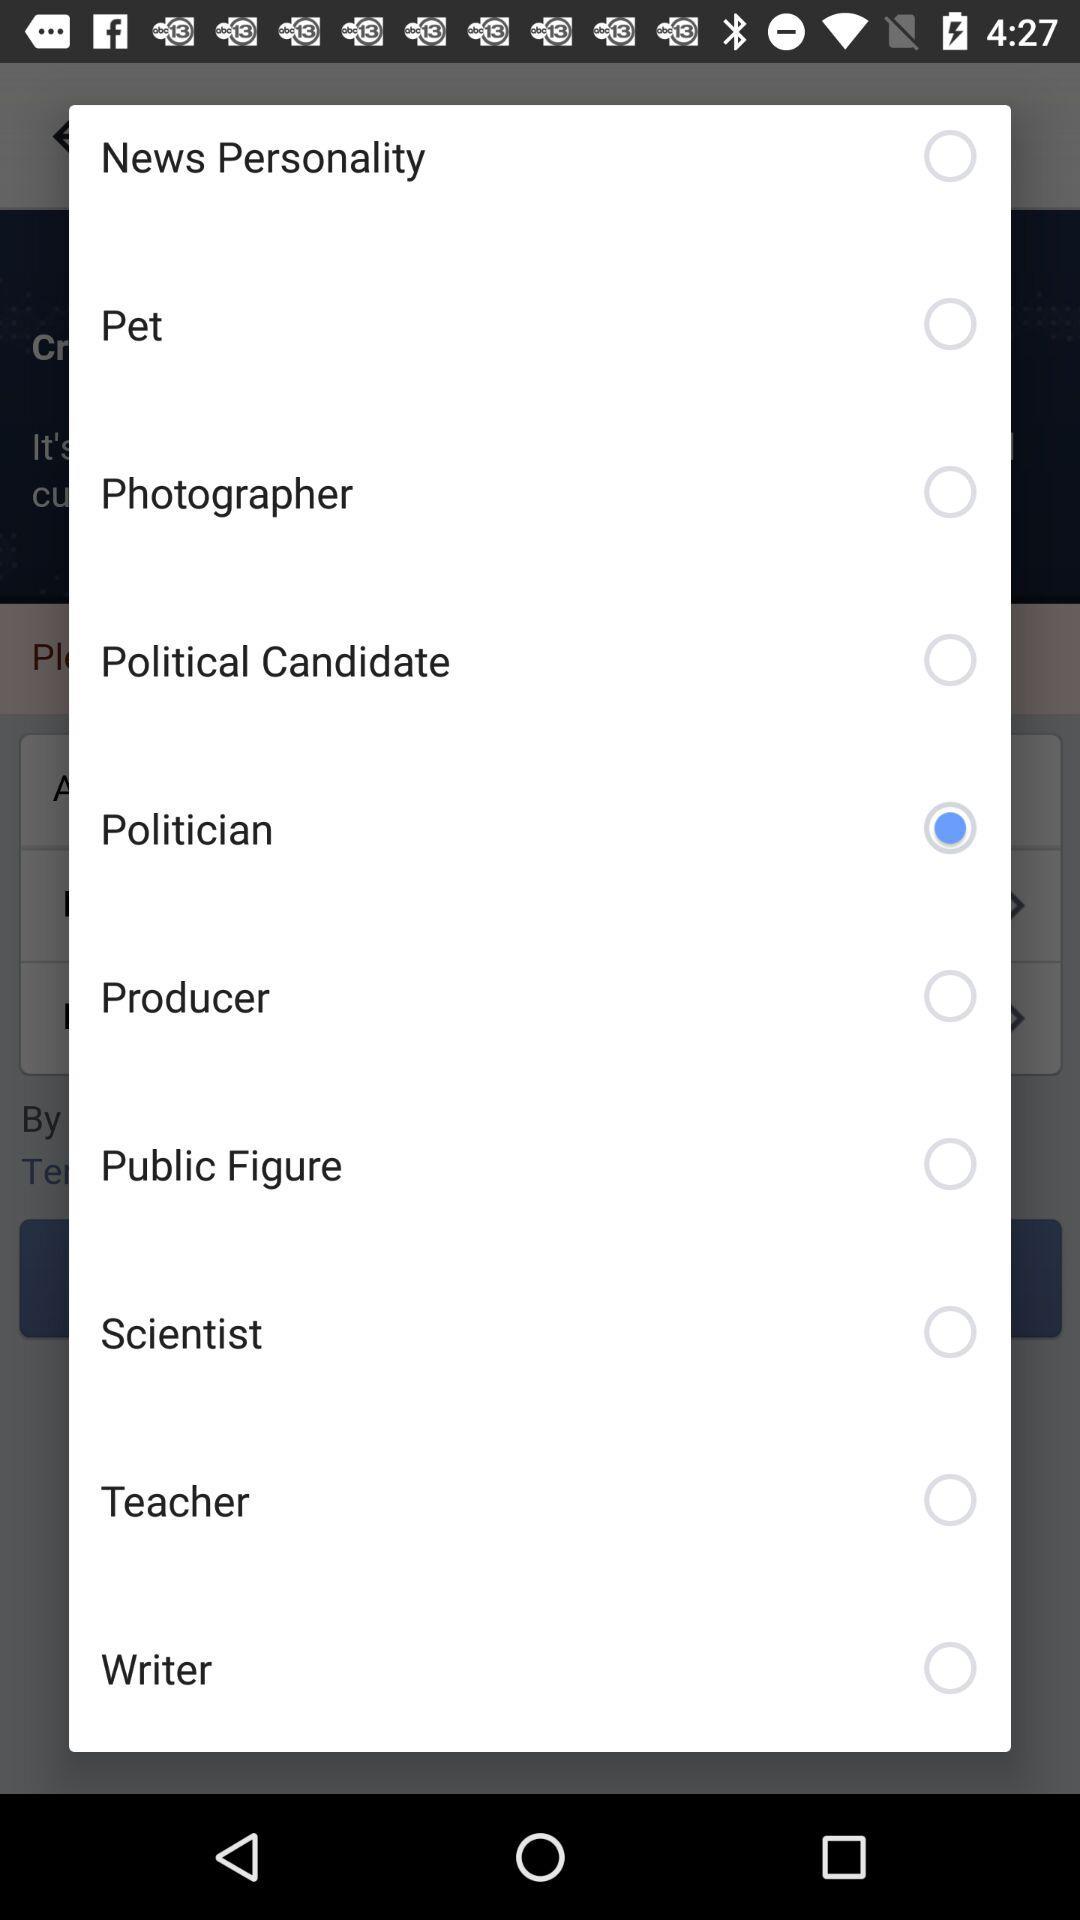 The height and width of the screenshot is (1920, 1080). What do you see at coordinates (540, 1163) in the screenshot?
I see `public figure item` at bounding box center [540, 1163].